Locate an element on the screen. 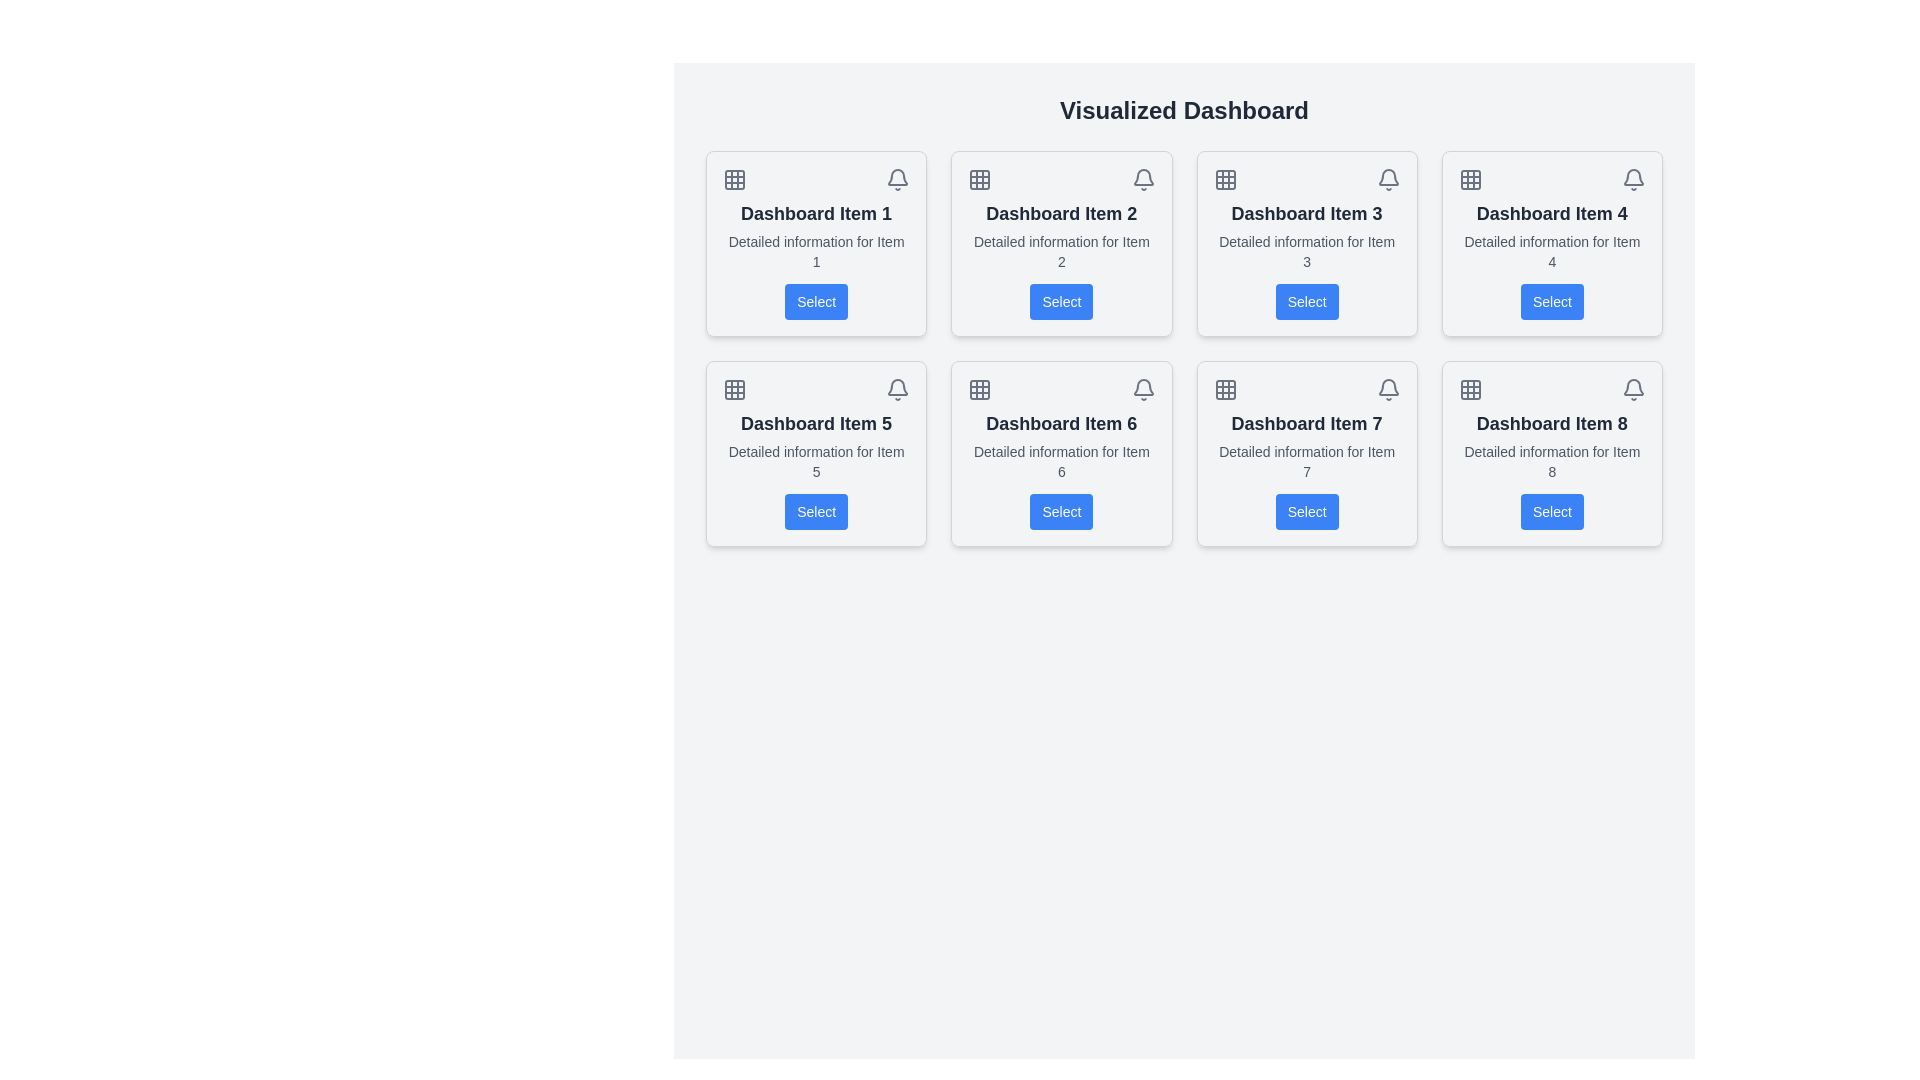 The width and height of the screenshot is (1920, 1080). the 'Select' button in the second card titled 'Dashboard Item 2' is located at coordinates (1060, 301).